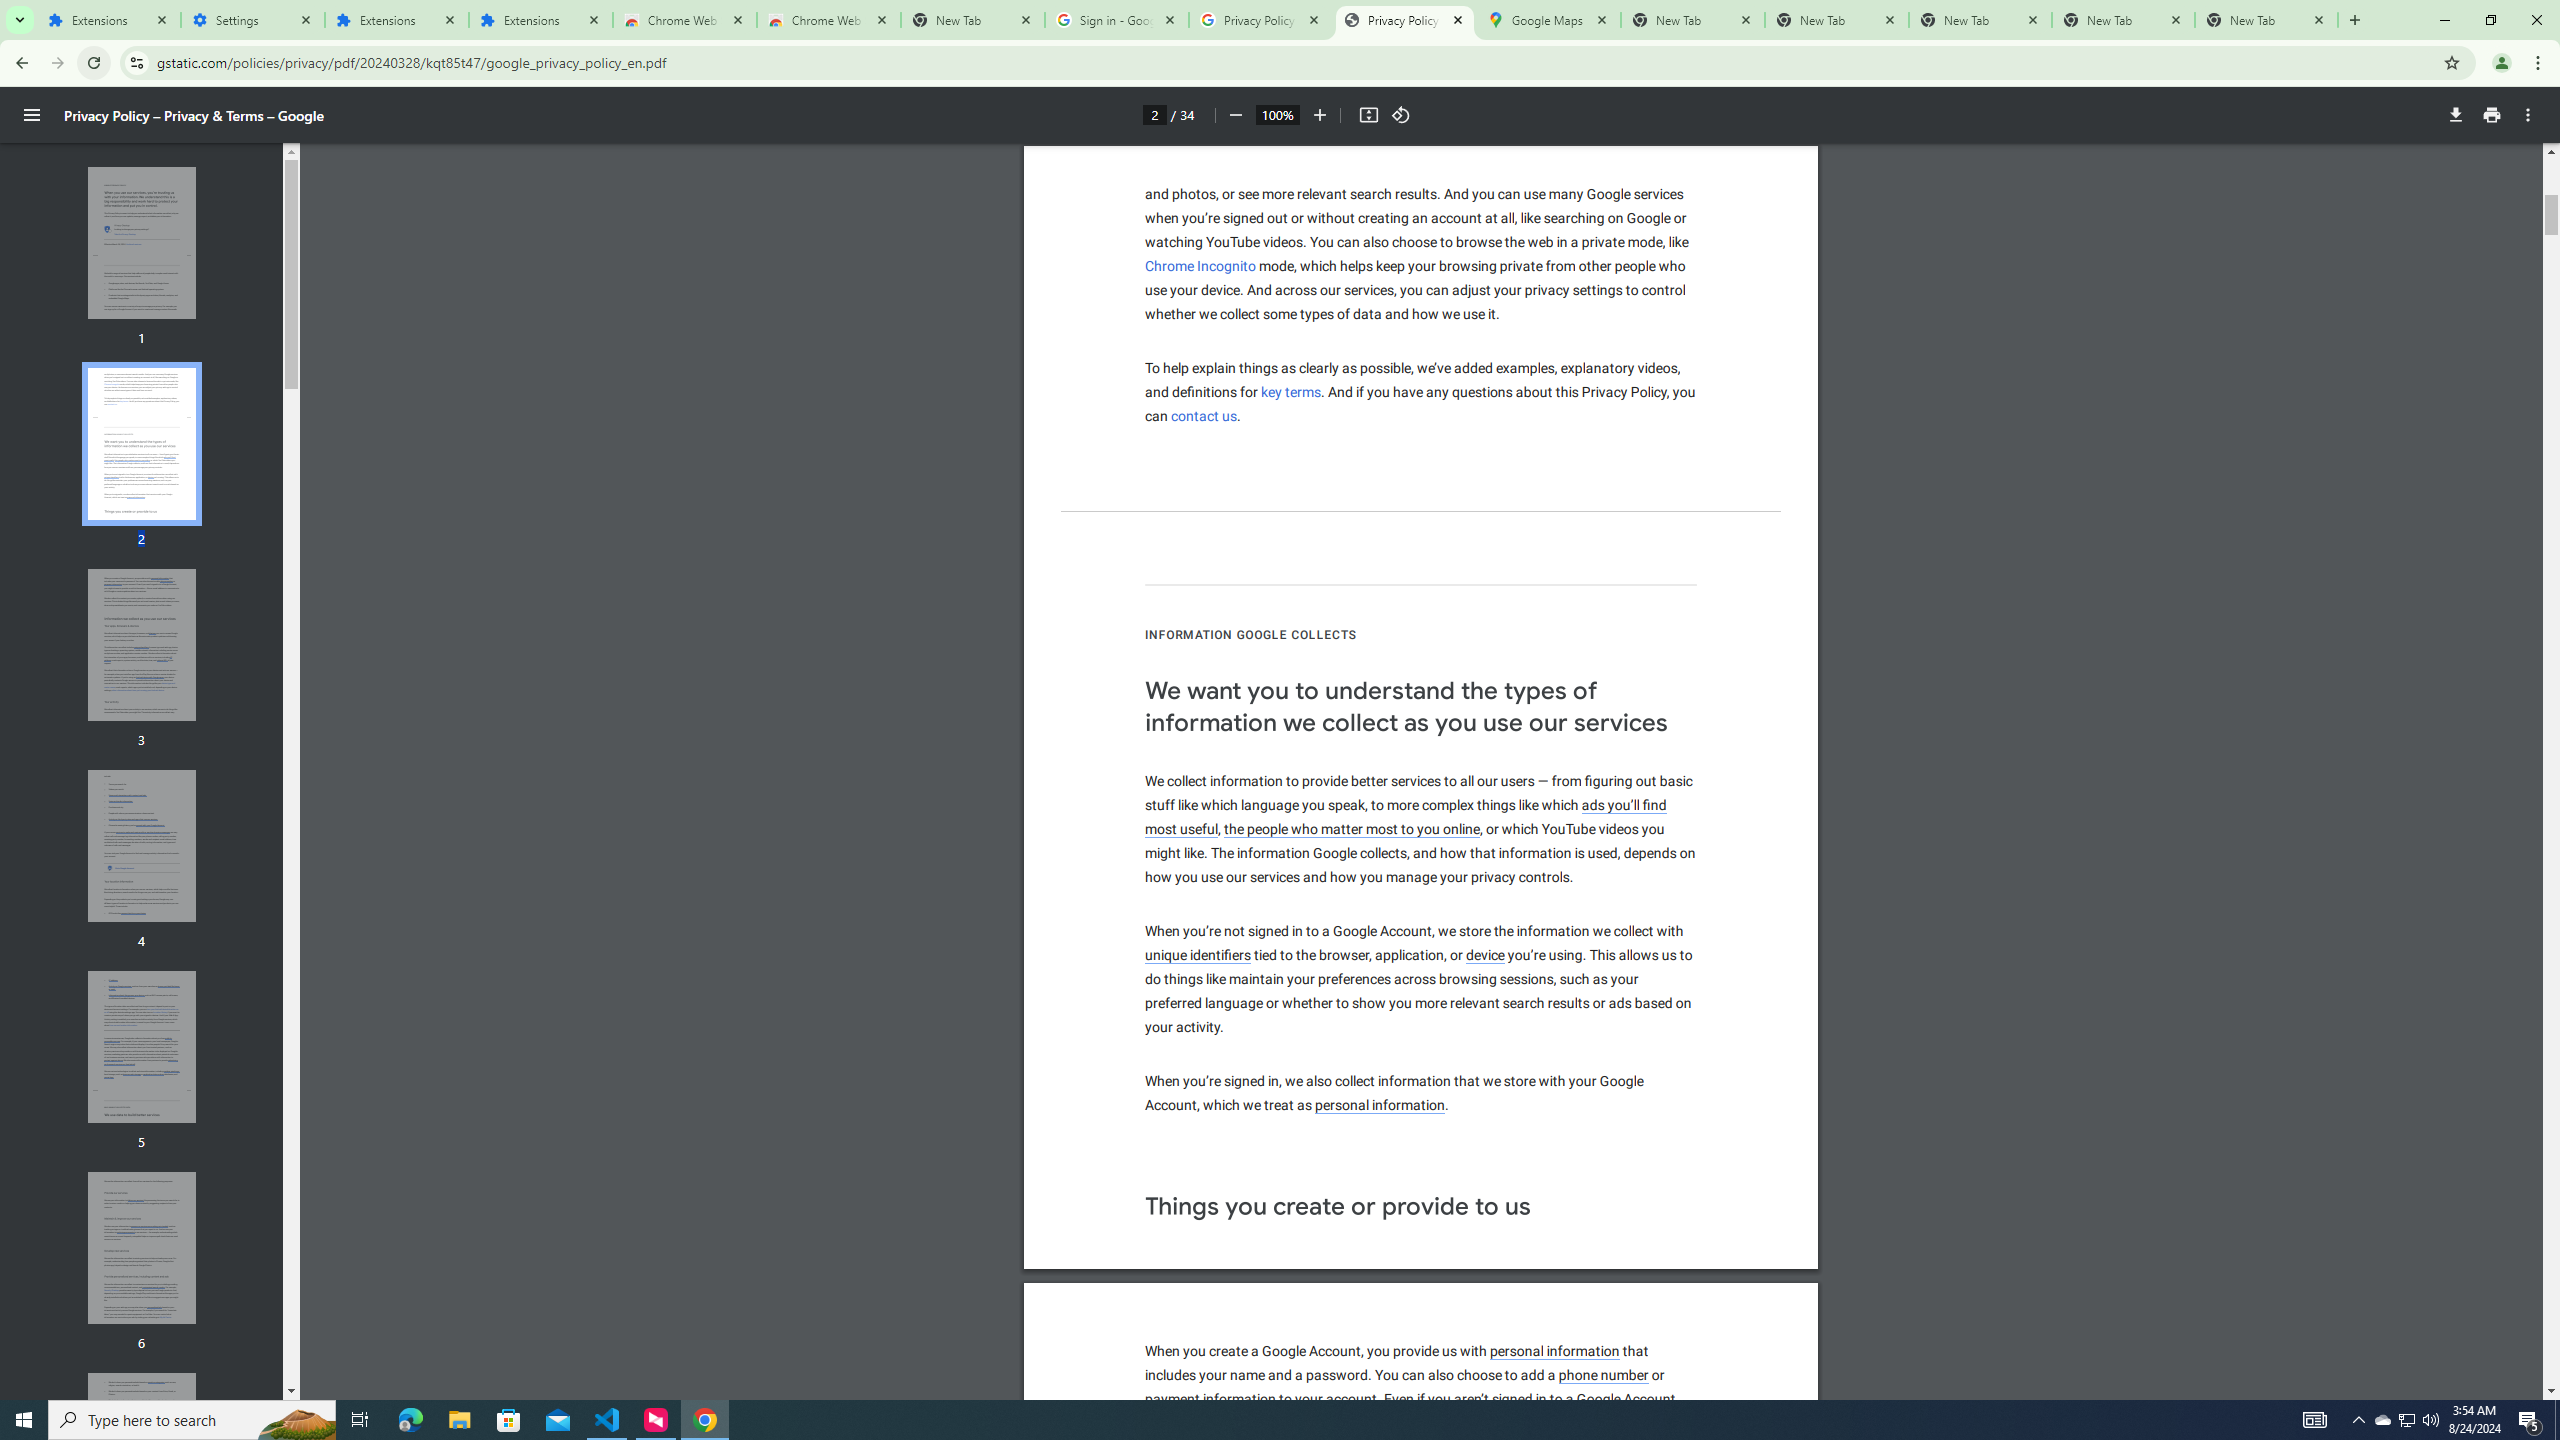 The width and height of the screenshot is (2560, 1440). Describe the element at coordinates (1199, 265) in the screenshot. I see `'Chrome Incognito'` at that location.